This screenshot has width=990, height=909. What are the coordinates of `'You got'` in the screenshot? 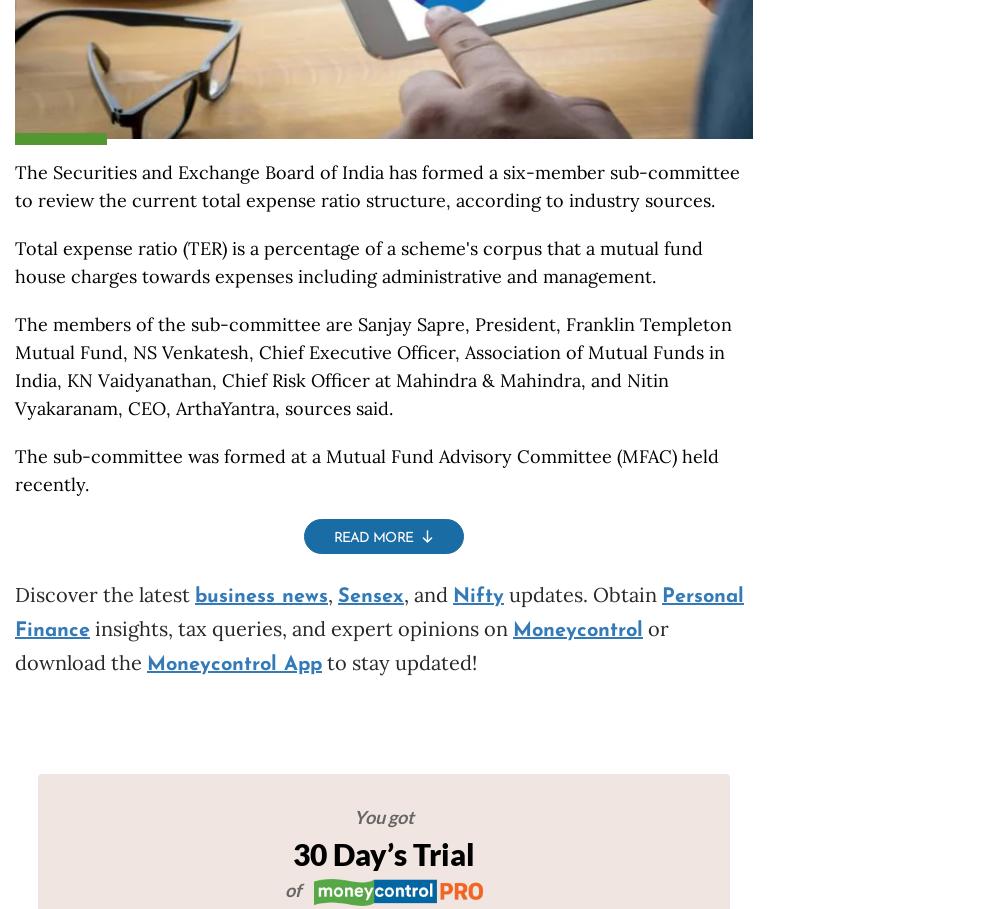 It's located at (354, 817).